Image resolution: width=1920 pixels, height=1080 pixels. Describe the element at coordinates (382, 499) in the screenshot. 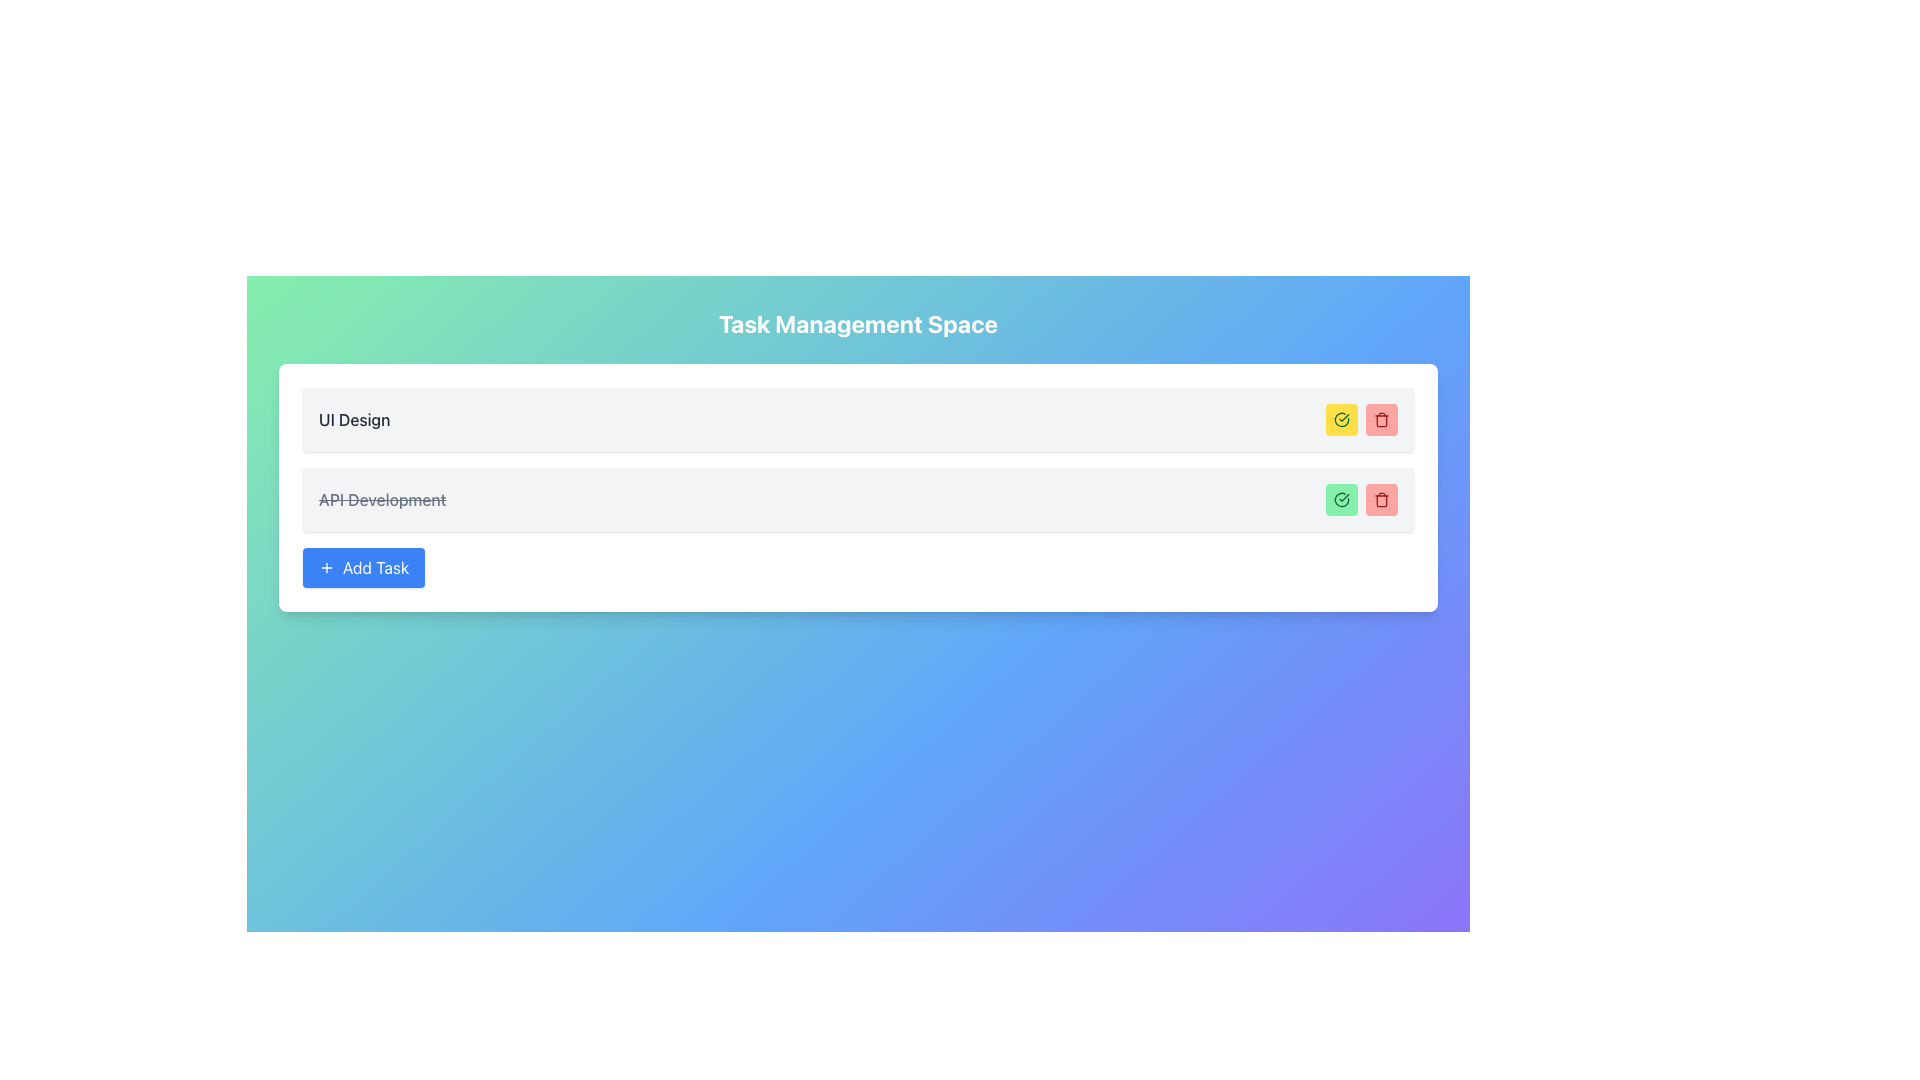

I see `the static text indicating a completed task, which is located in the second row beneath the 'UI Design' module` at that location.